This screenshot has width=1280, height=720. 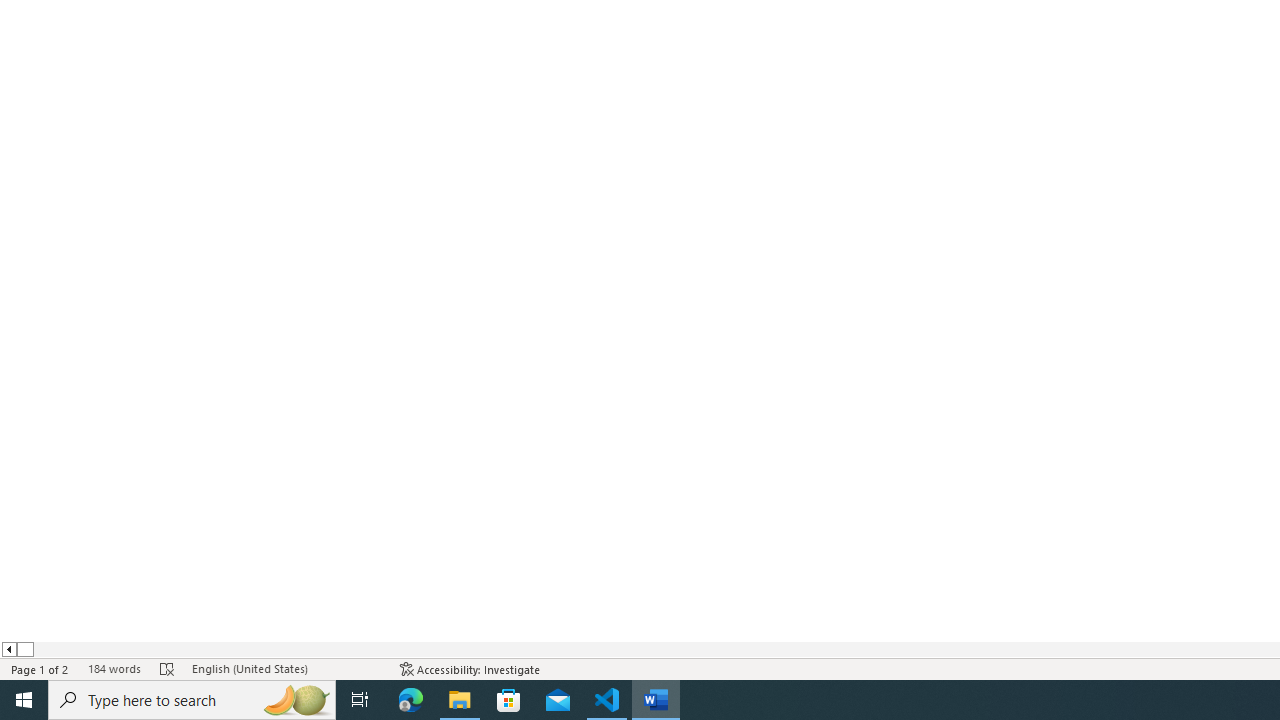 I want to click on 'Task View', so click(x=359, y=698).